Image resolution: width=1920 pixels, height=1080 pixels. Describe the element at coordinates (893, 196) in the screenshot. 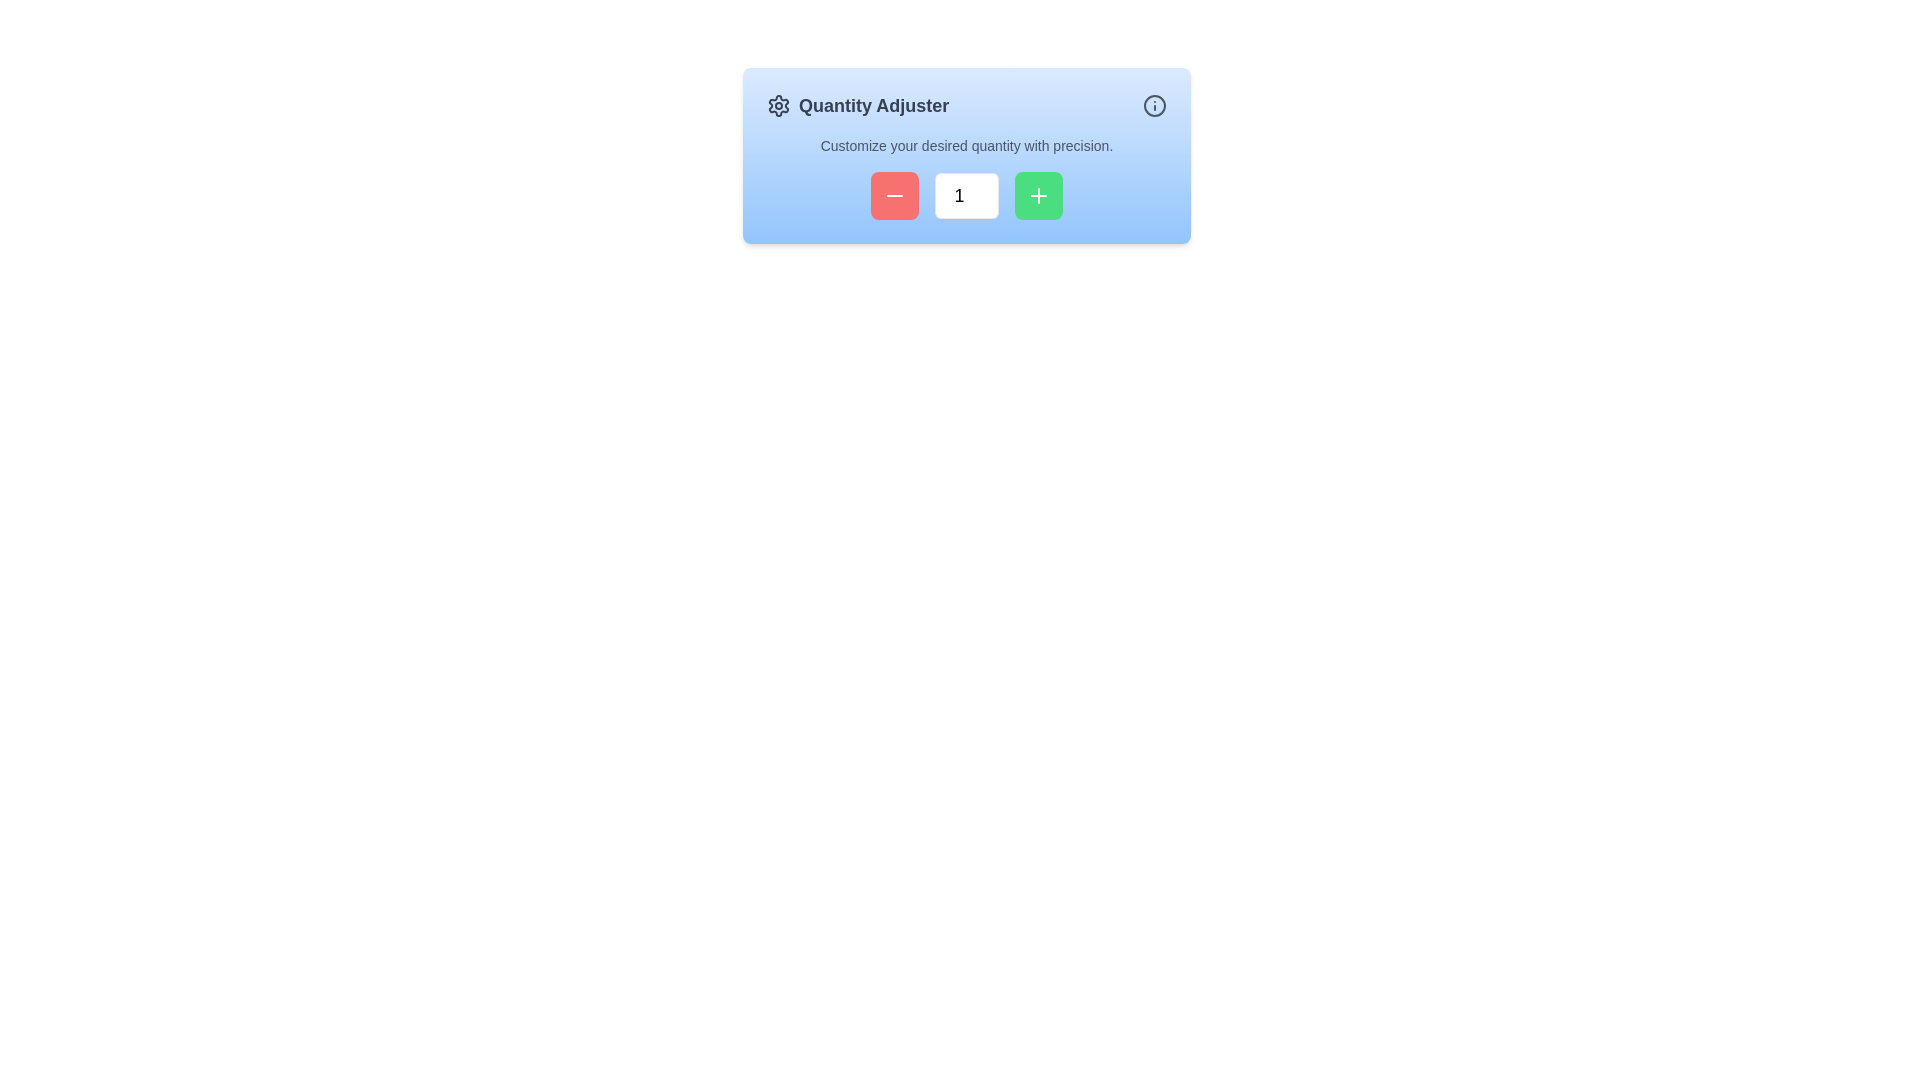

I see `the button that decreases the numeric value in the adjacent text input field, located to the left of the numeric input field and to the right of a green styled button` at that location.